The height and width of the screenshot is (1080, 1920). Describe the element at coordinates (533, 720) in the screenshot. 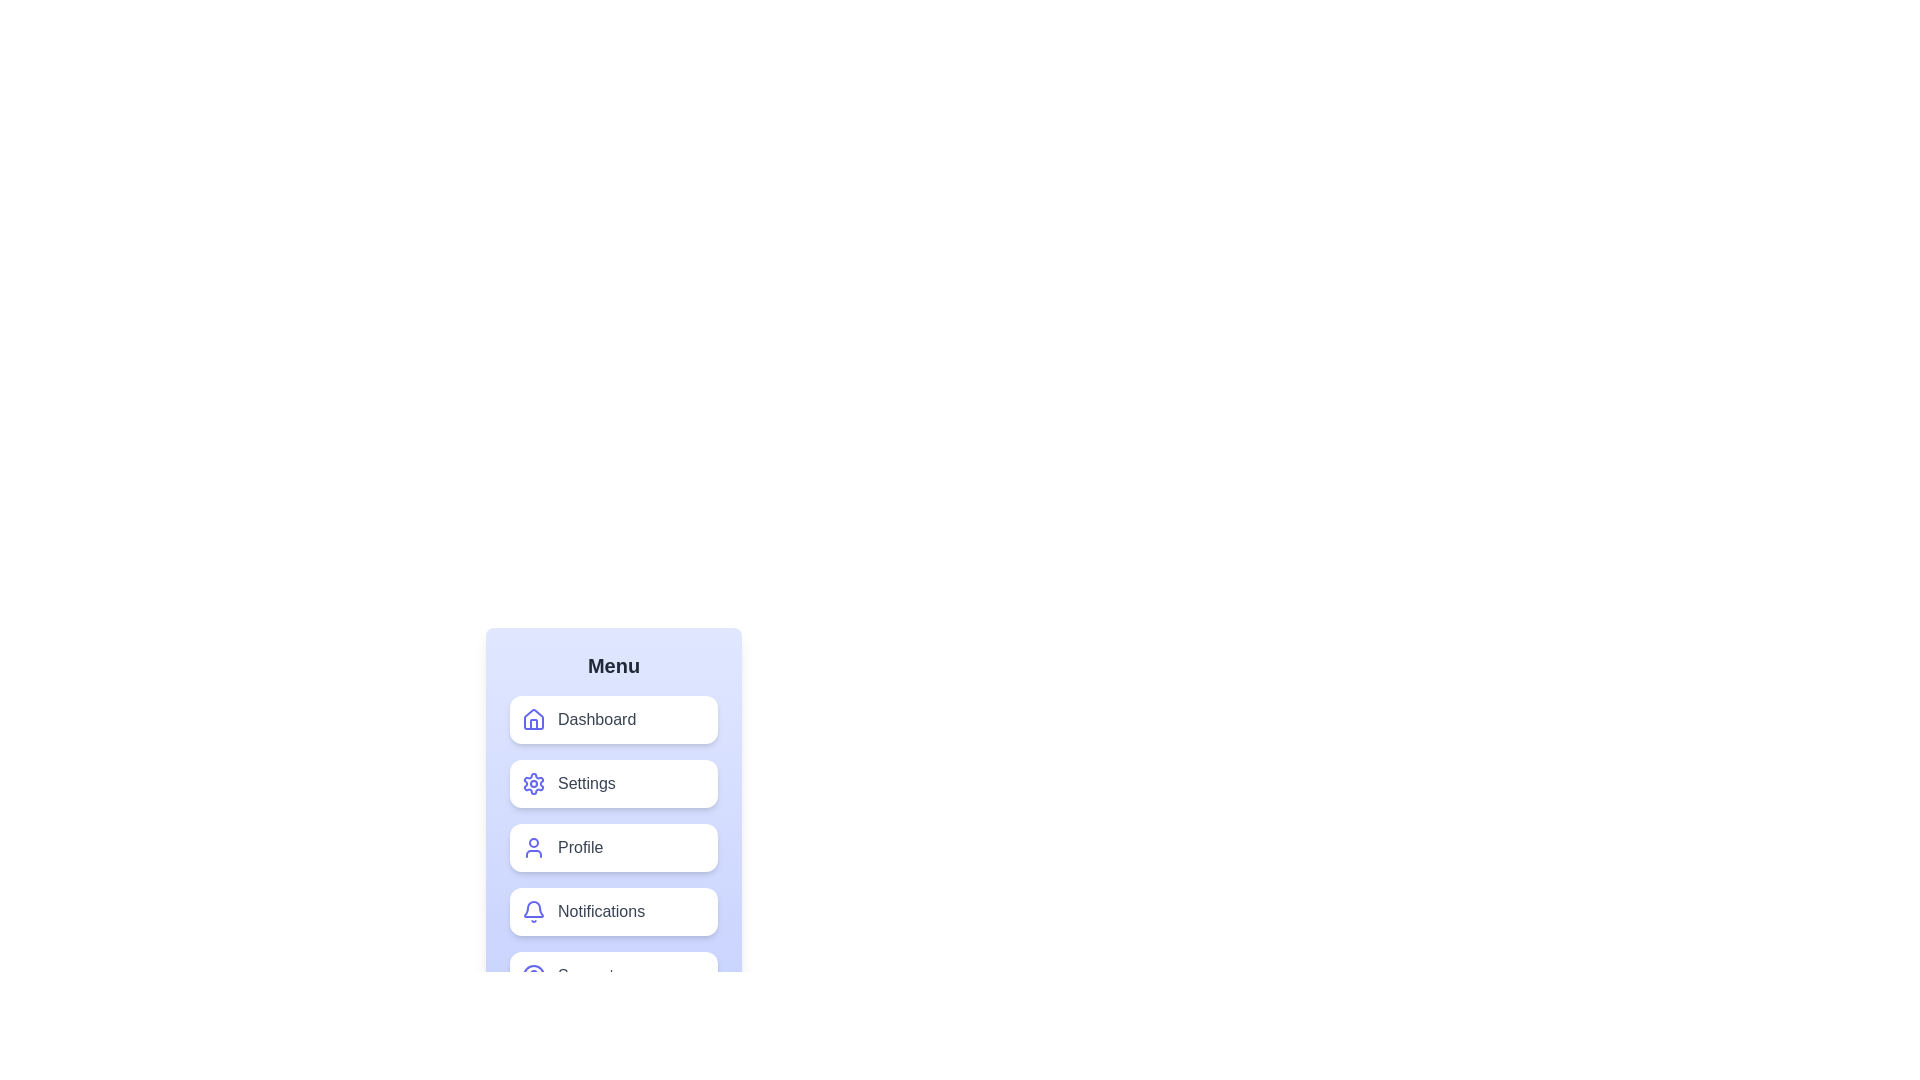

I see `the house outline icon located on the left side of the 'Dashboard' button in the vertical menu` at that location.